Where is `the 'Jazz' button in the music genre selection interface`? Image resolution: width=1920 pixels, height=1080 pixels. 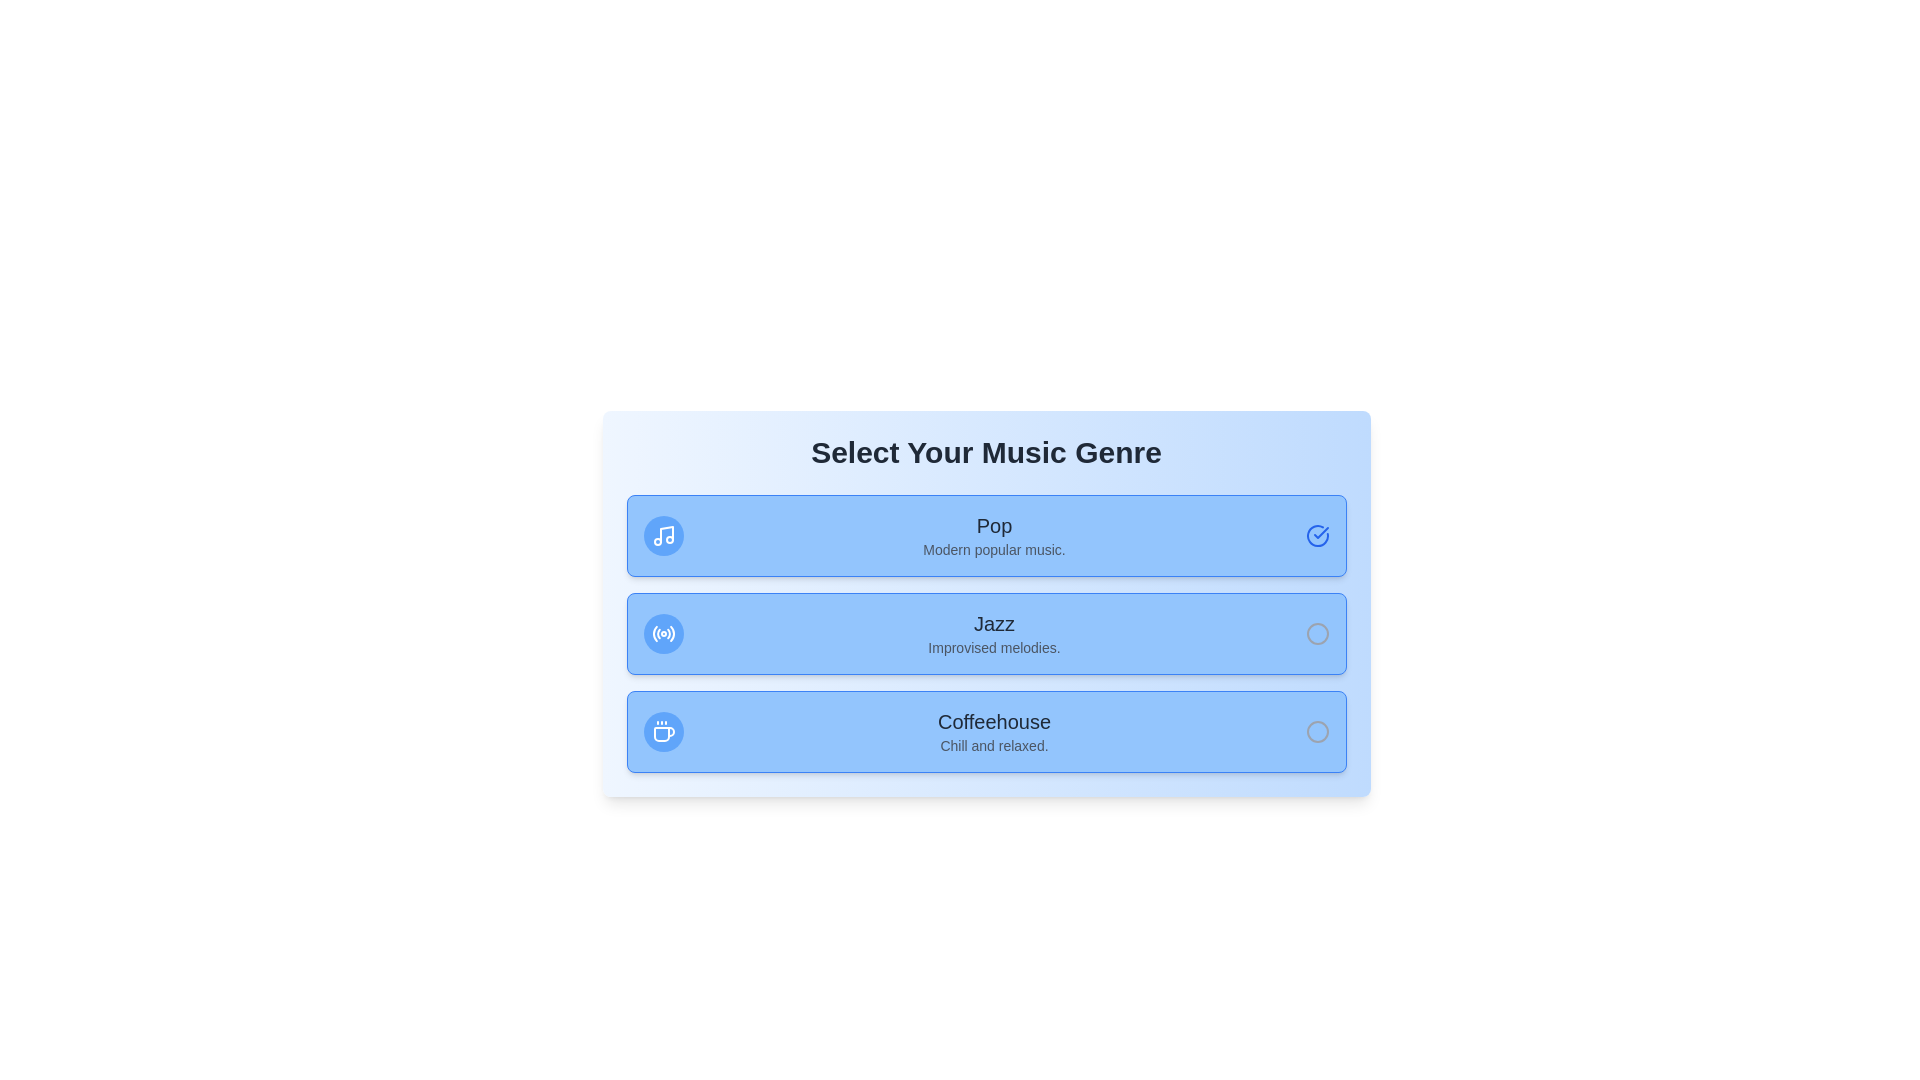 the 'Jazz' button in the music genre selection interface is located at coordinates (986, 633).